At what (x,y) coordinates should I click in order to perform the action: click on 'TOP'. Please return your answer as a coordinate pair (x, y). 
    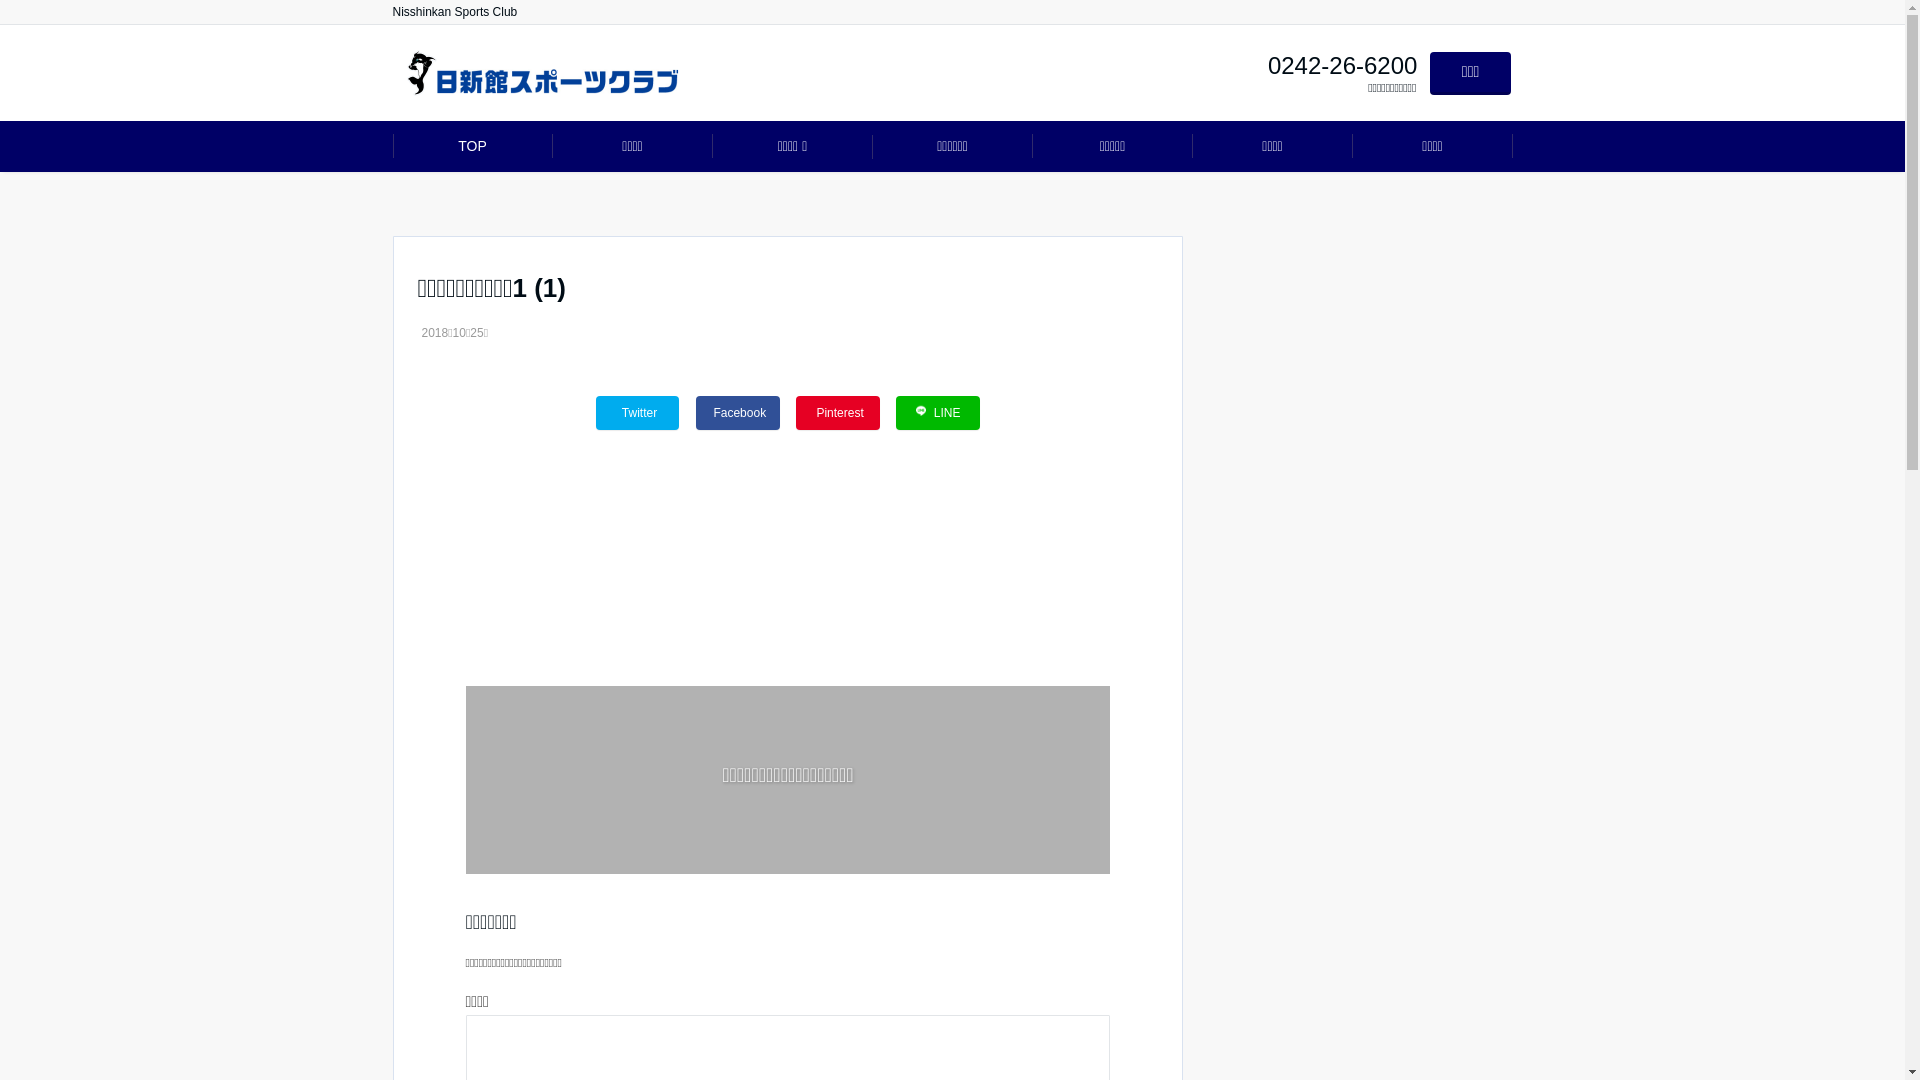
    Looking at the image, I should click on (470, 145).